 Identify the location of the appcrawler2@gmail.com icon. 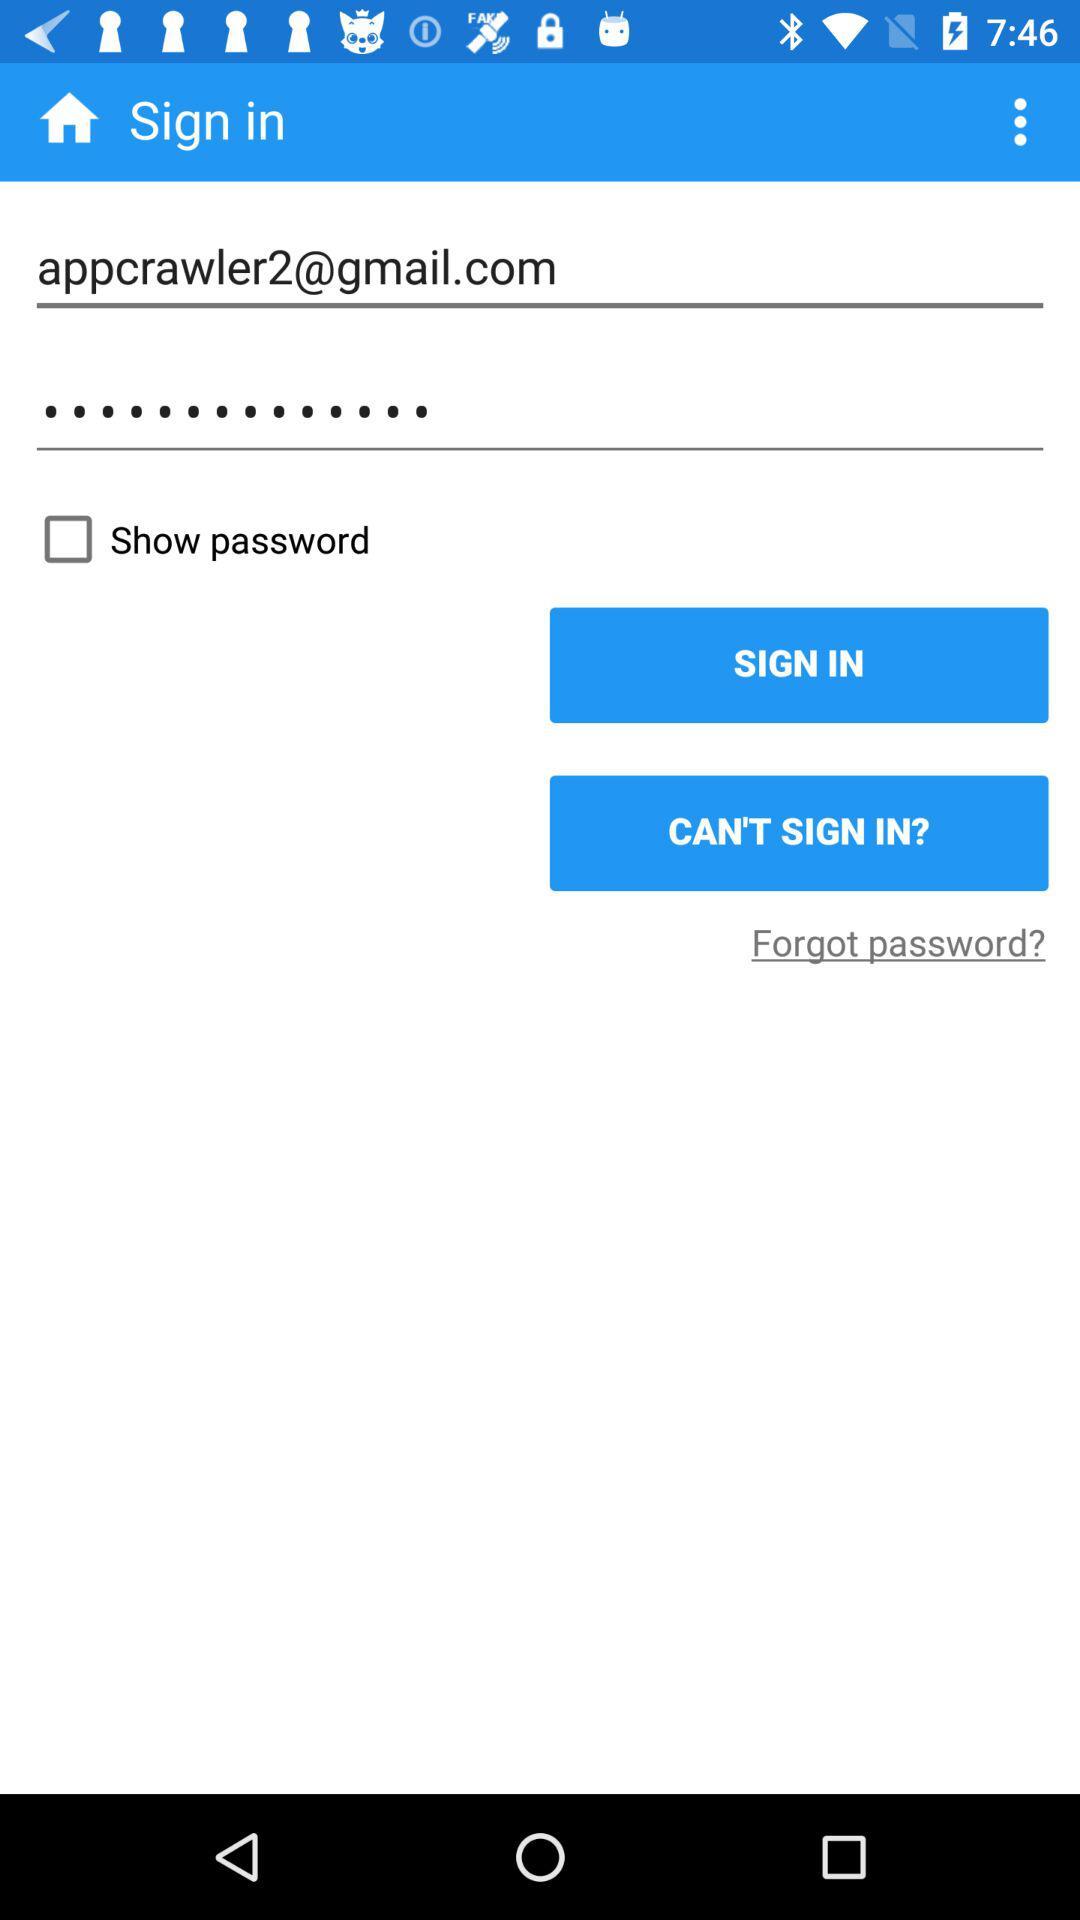
(540, 266).